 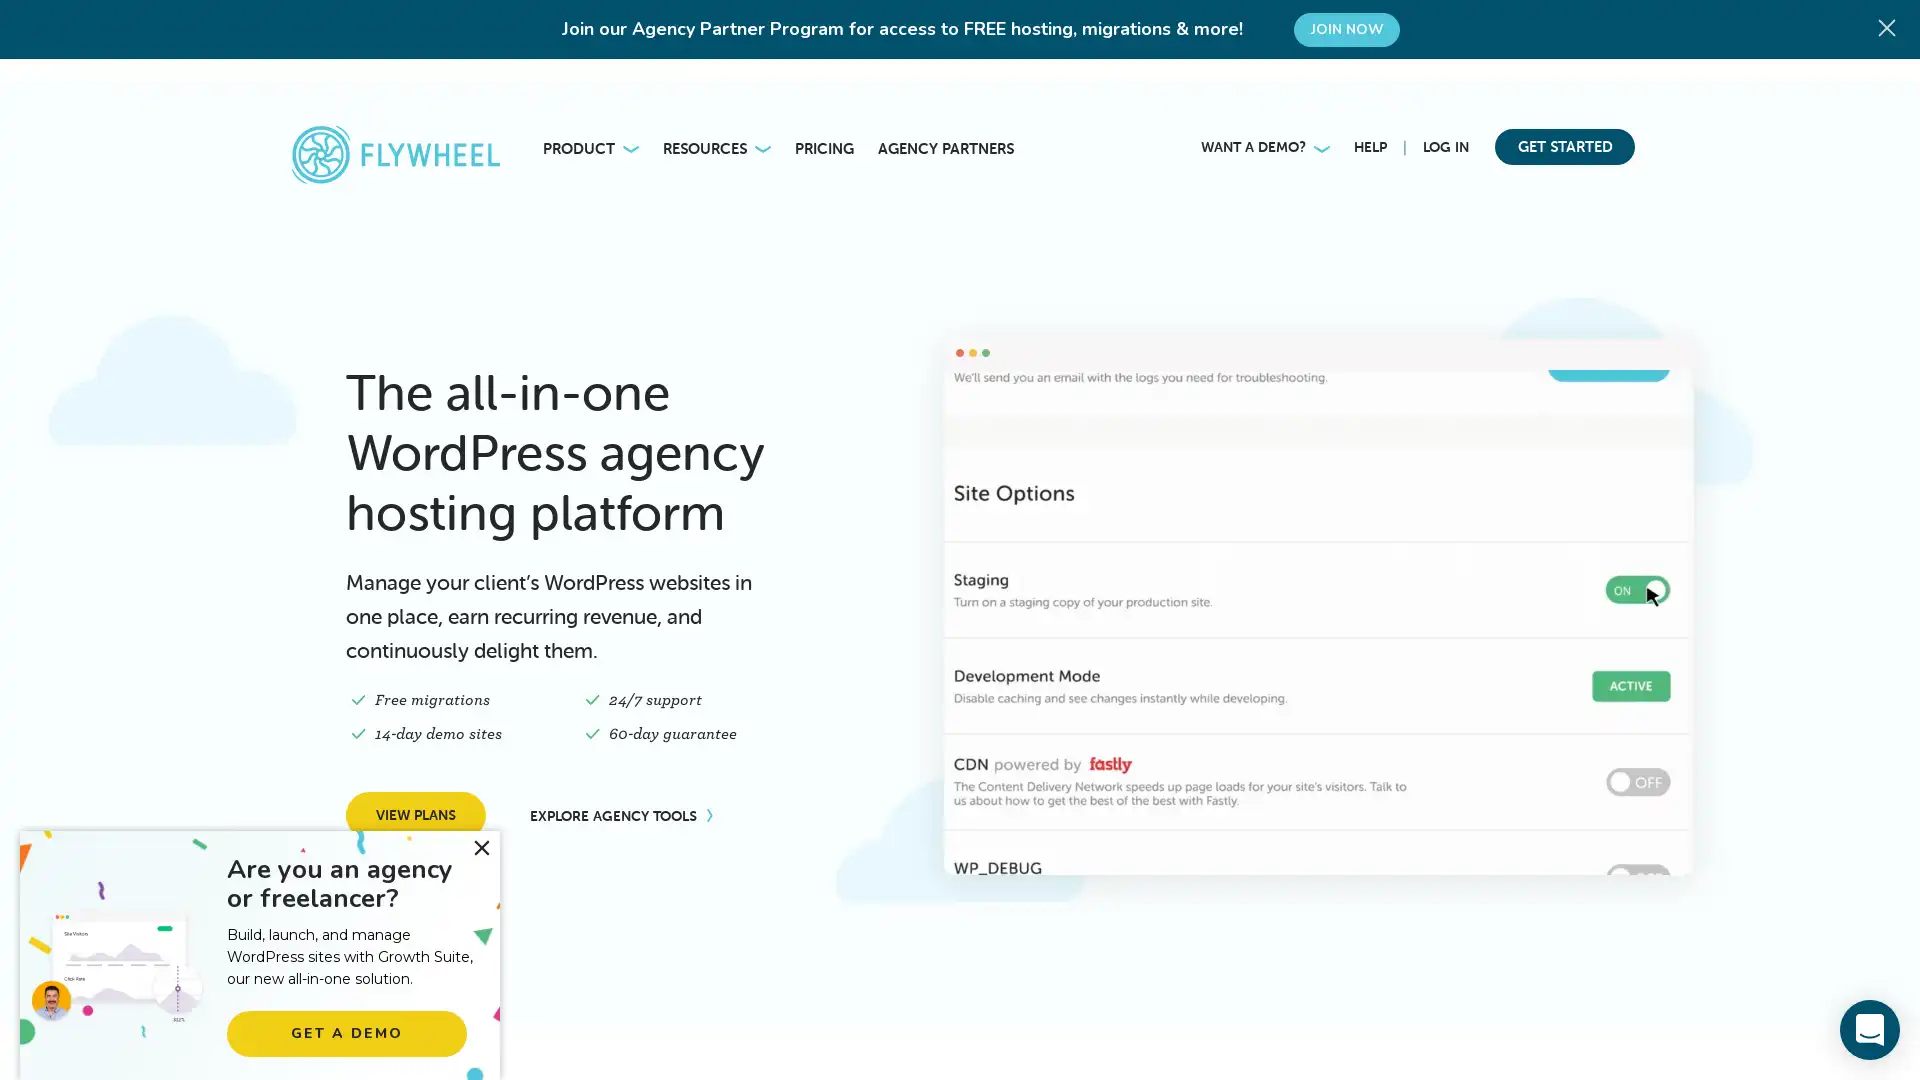 I want to click on Close, so click(x=1890, y=25).